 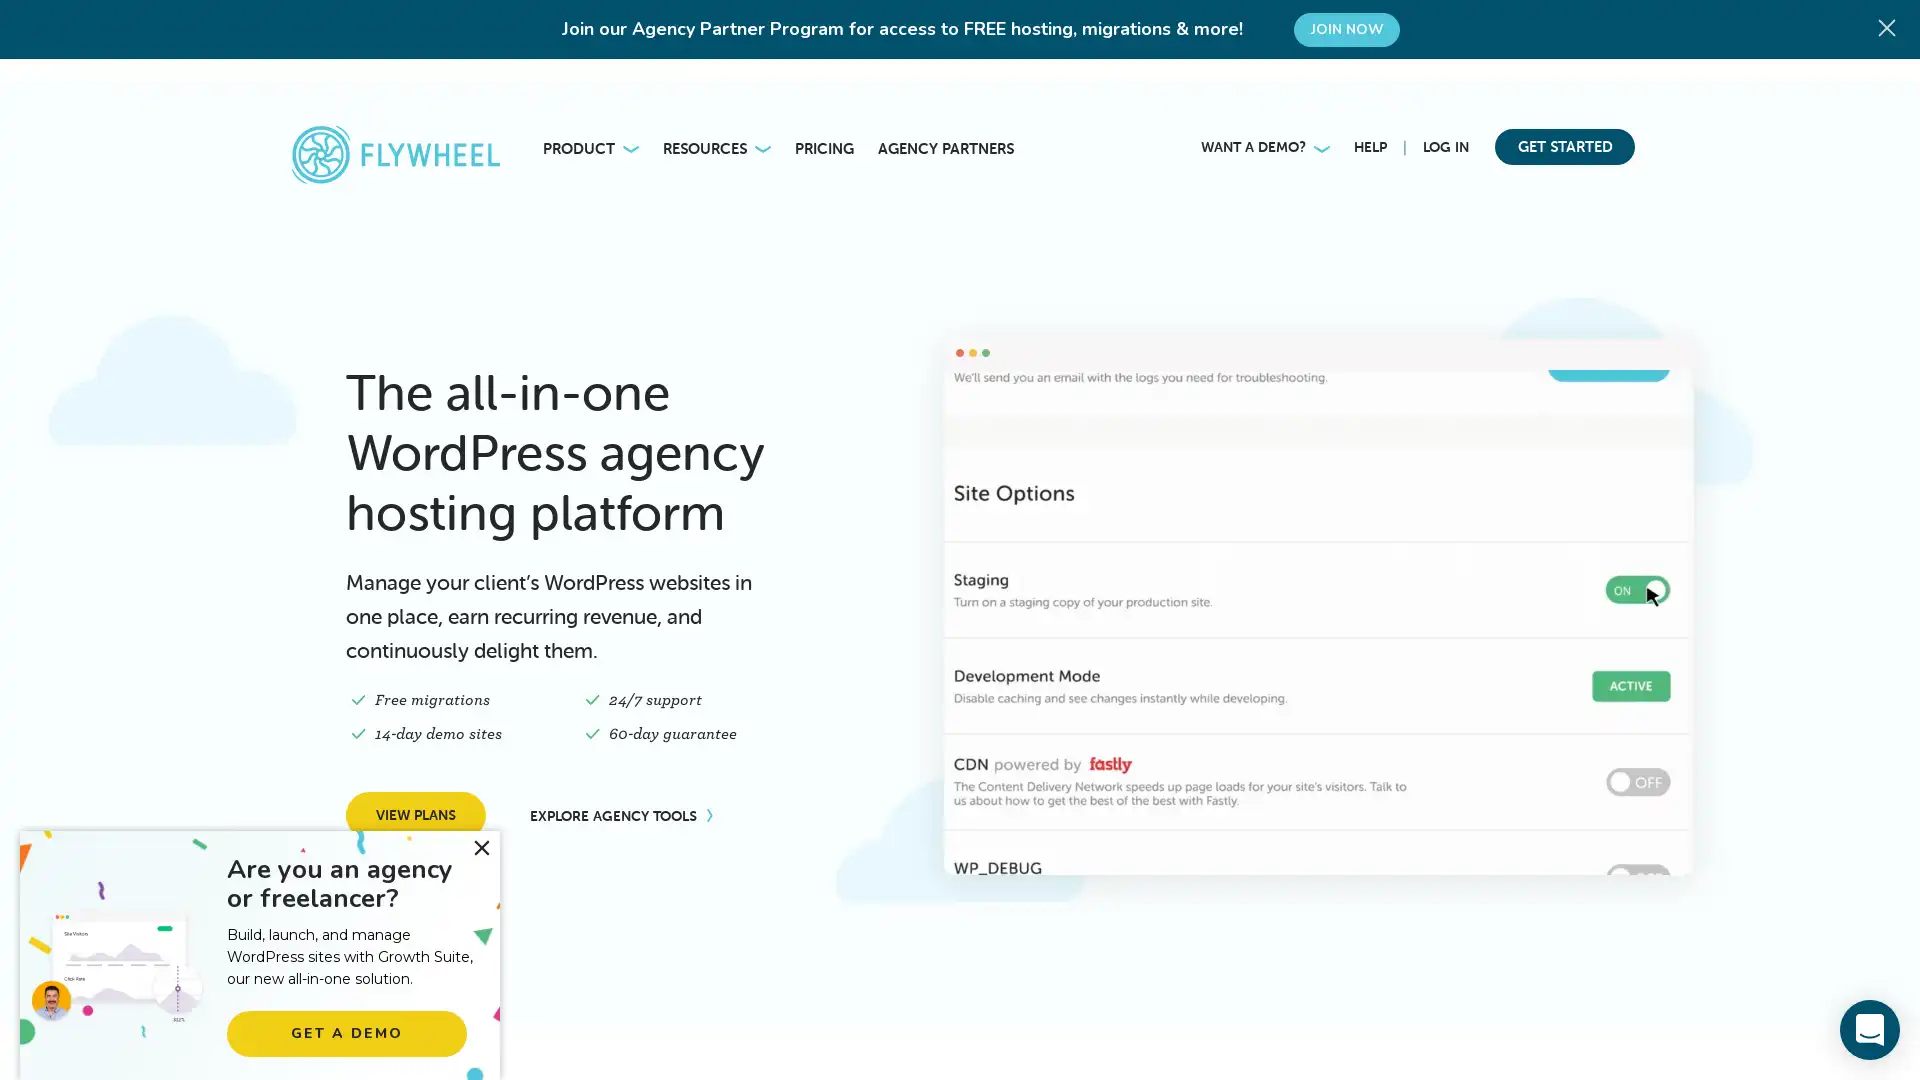 I want to click on Close, so click(x=1890, y=25).